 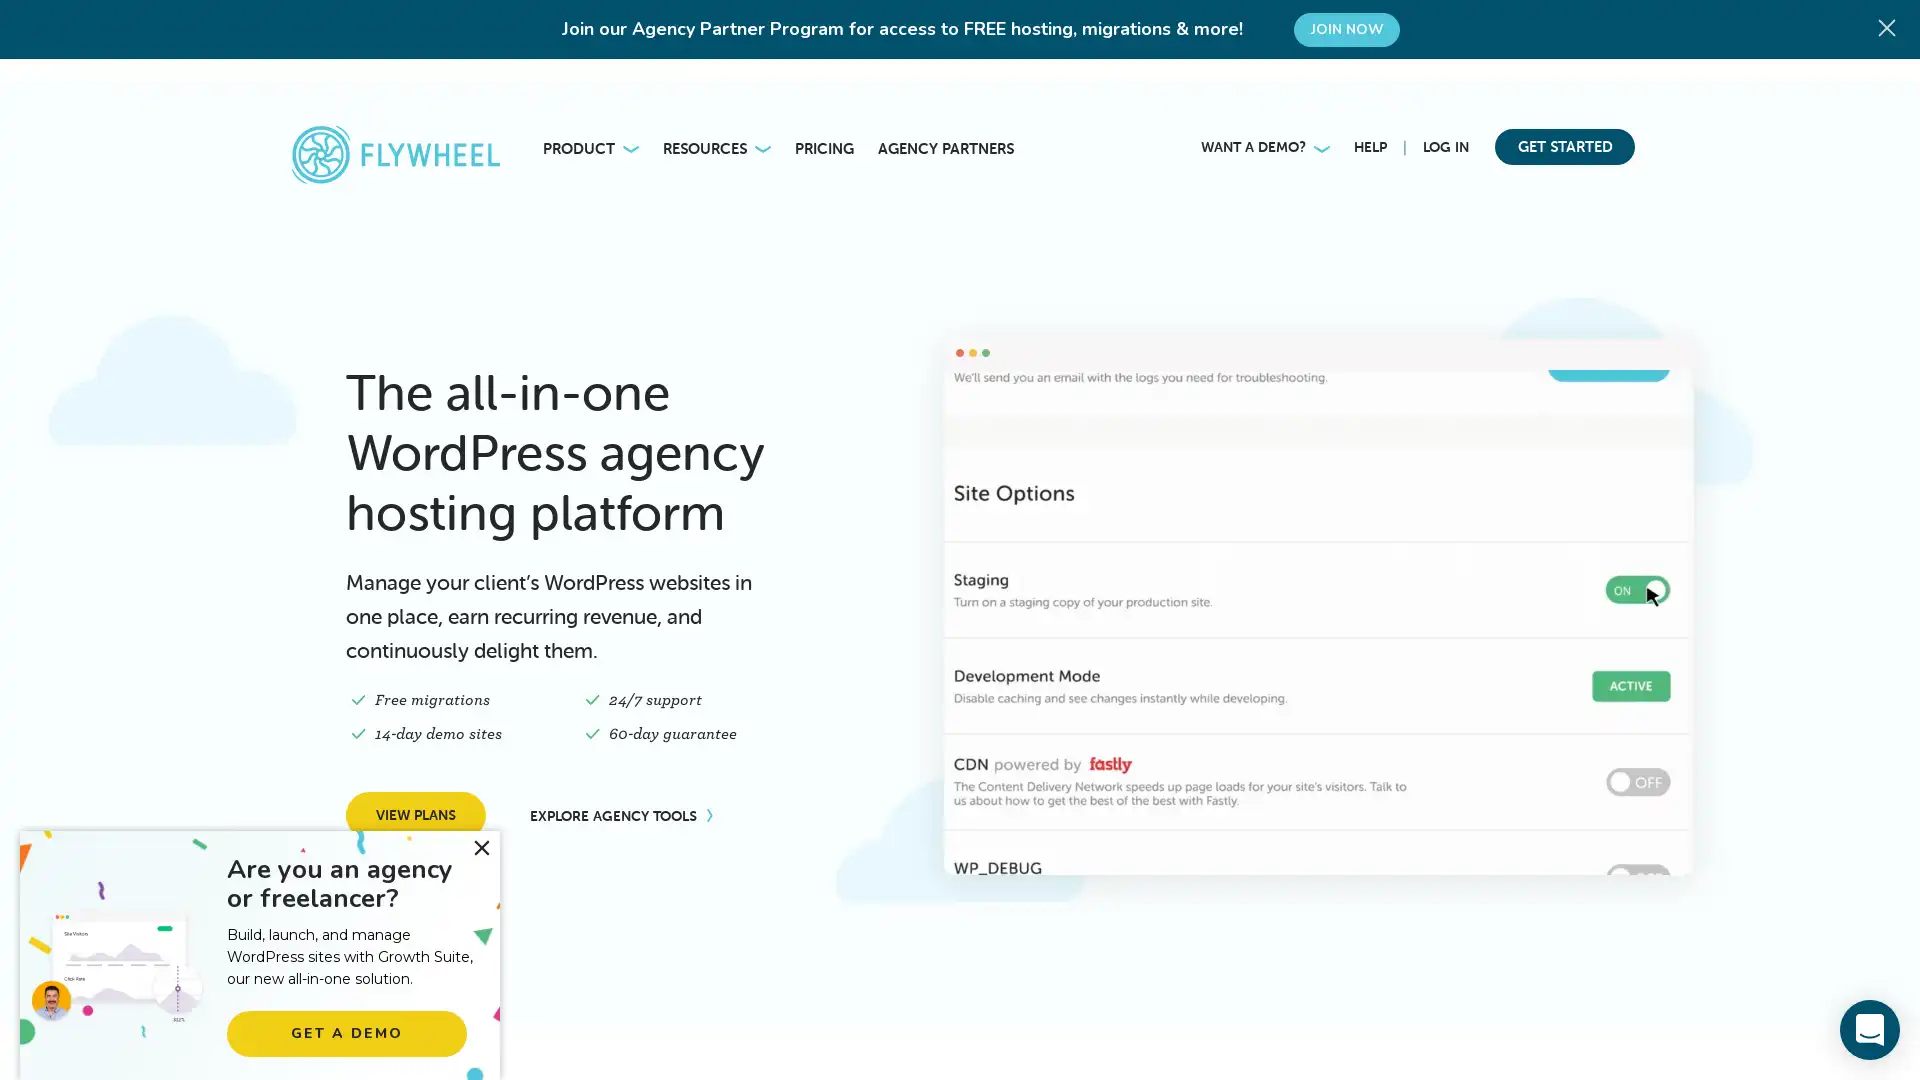 I want to click on Close, so click(x=1890, y=25).